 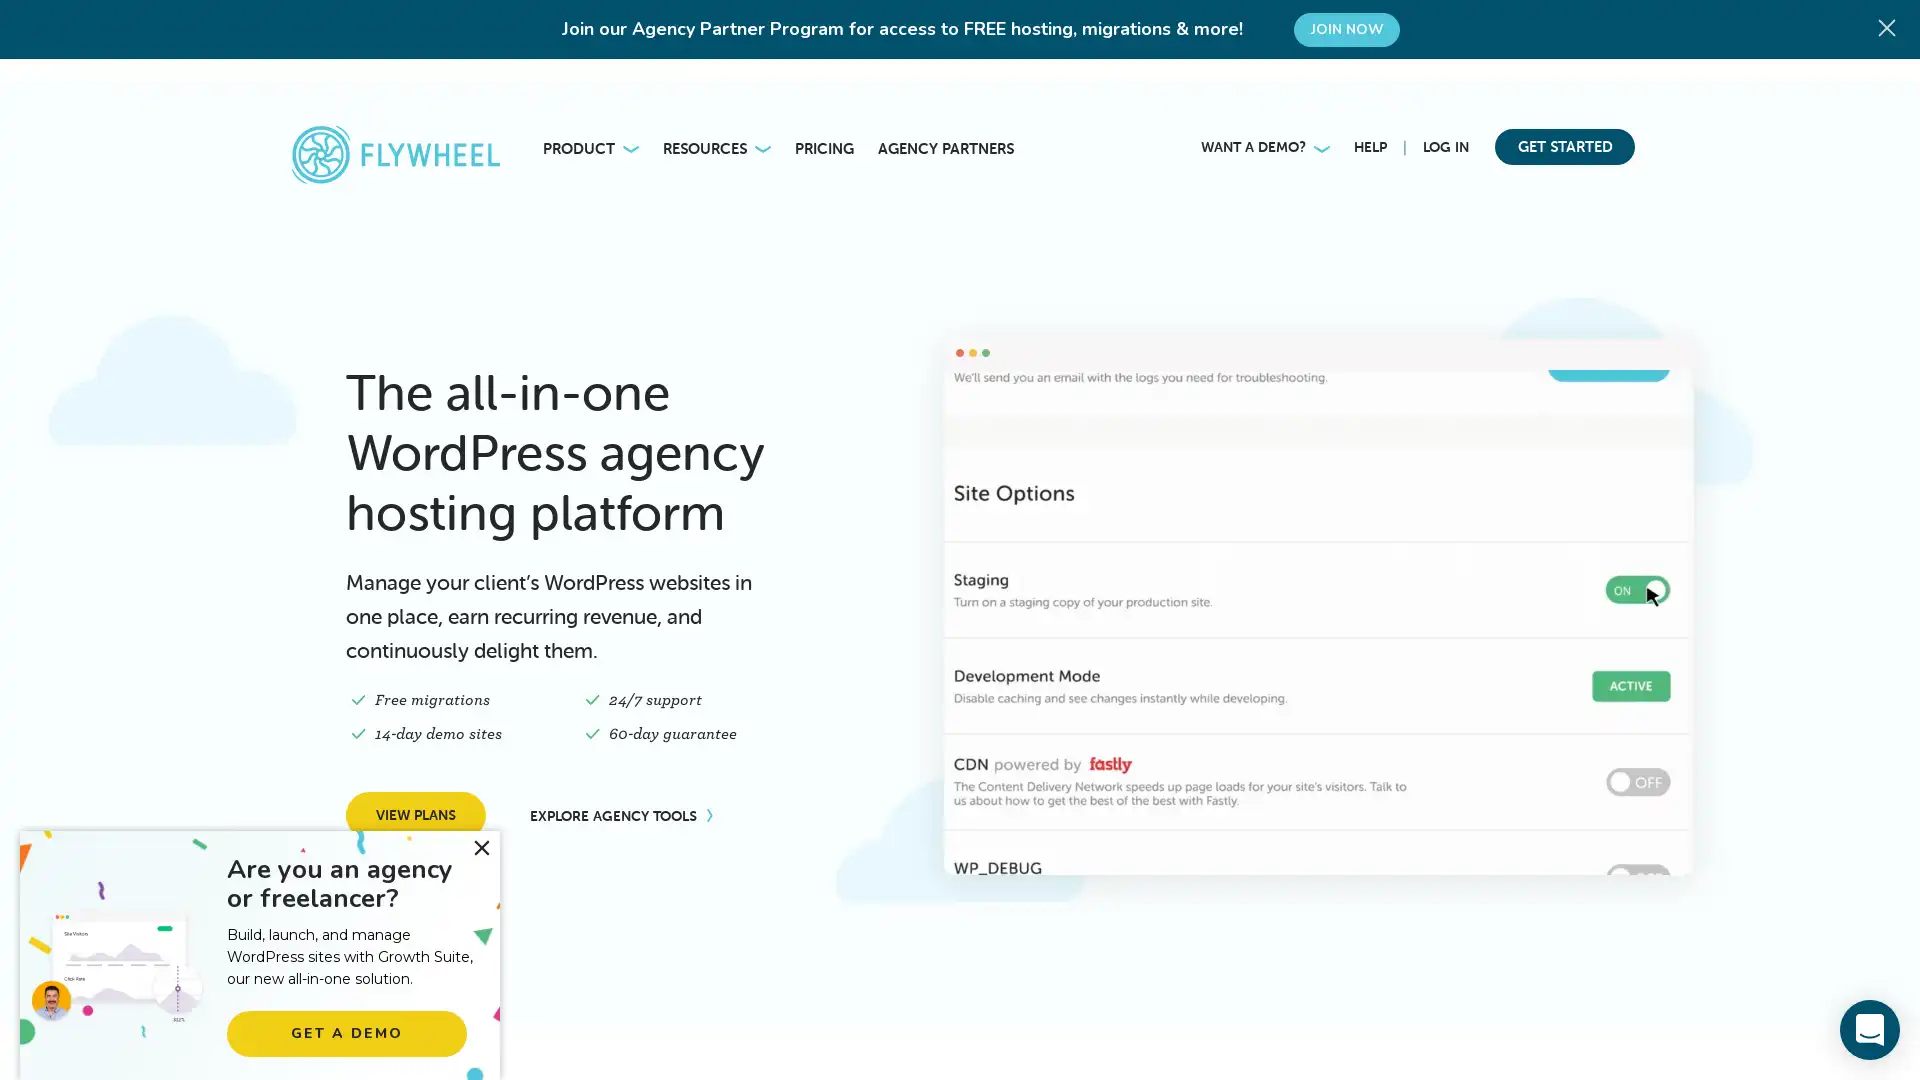 I want to click on Close, so click(x=1890, y=25).